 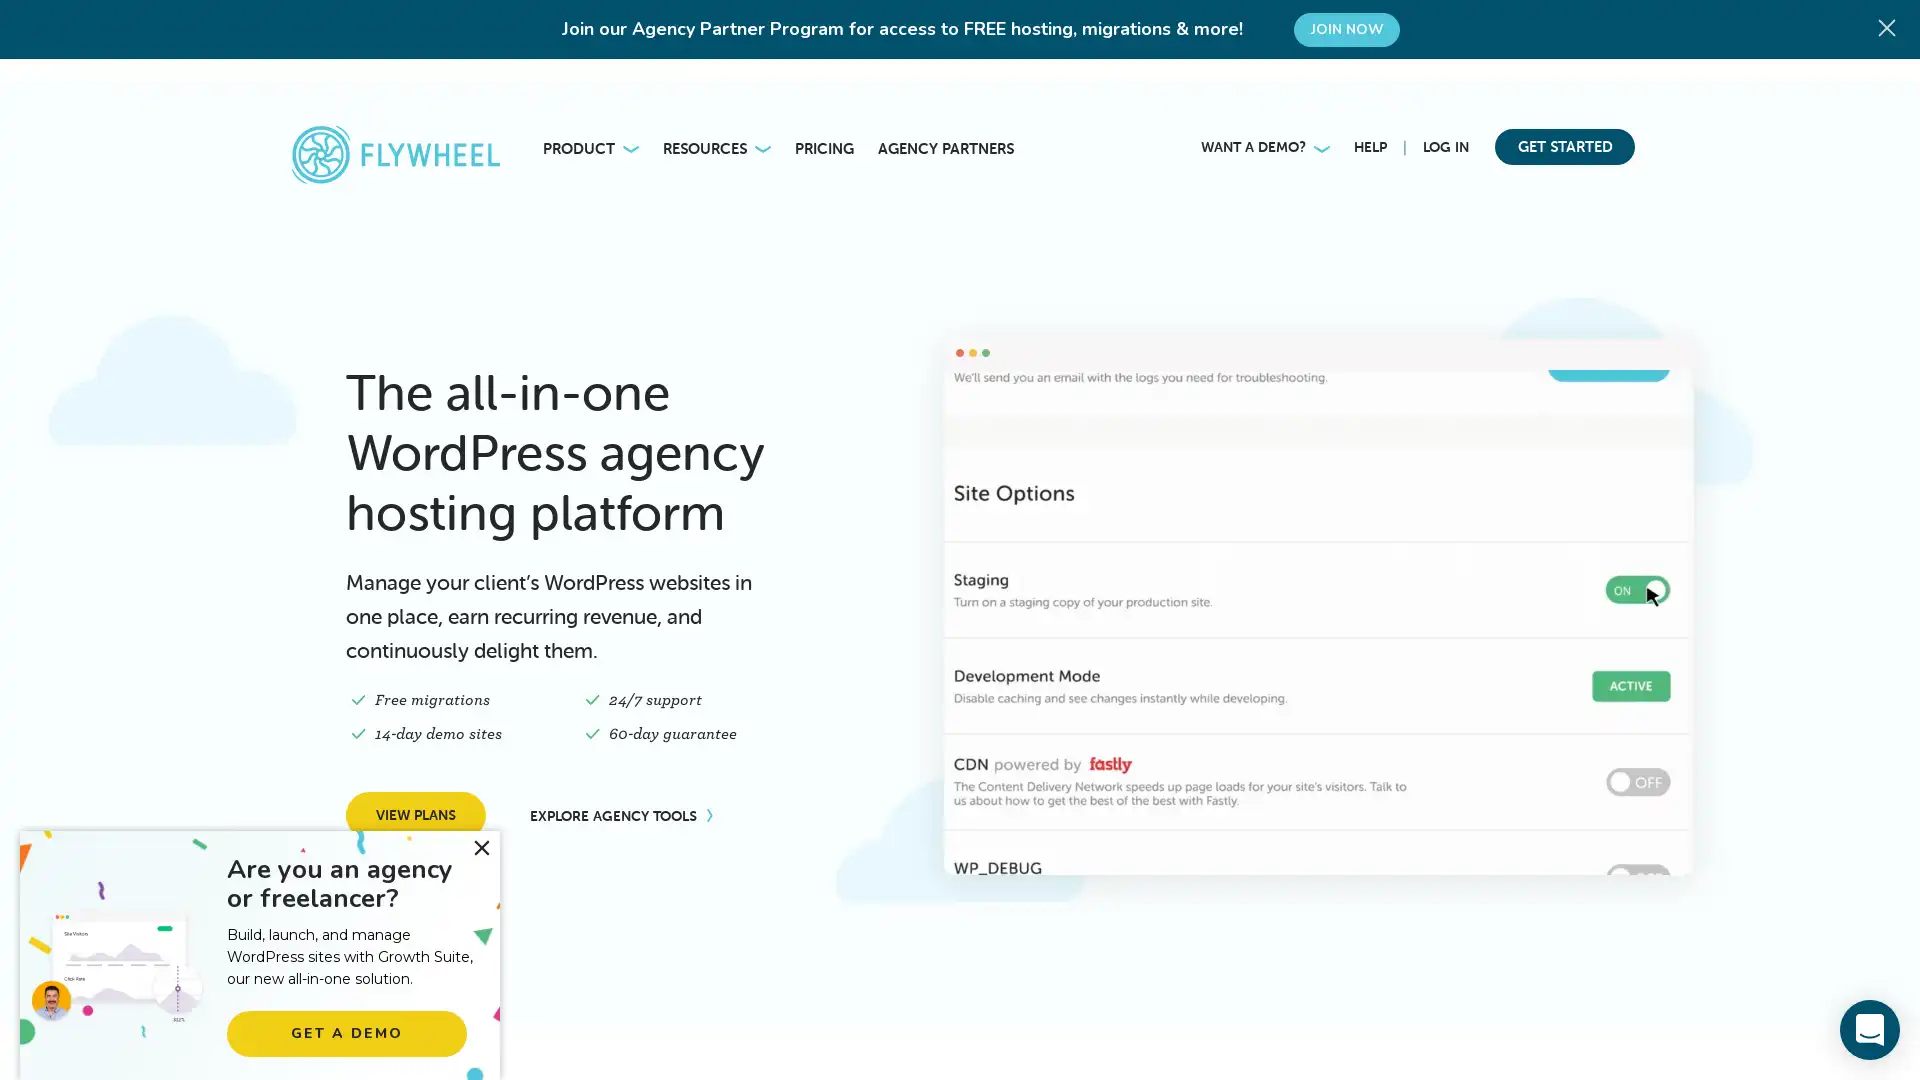 I want to click on Close, so click(x=1890, y=25).